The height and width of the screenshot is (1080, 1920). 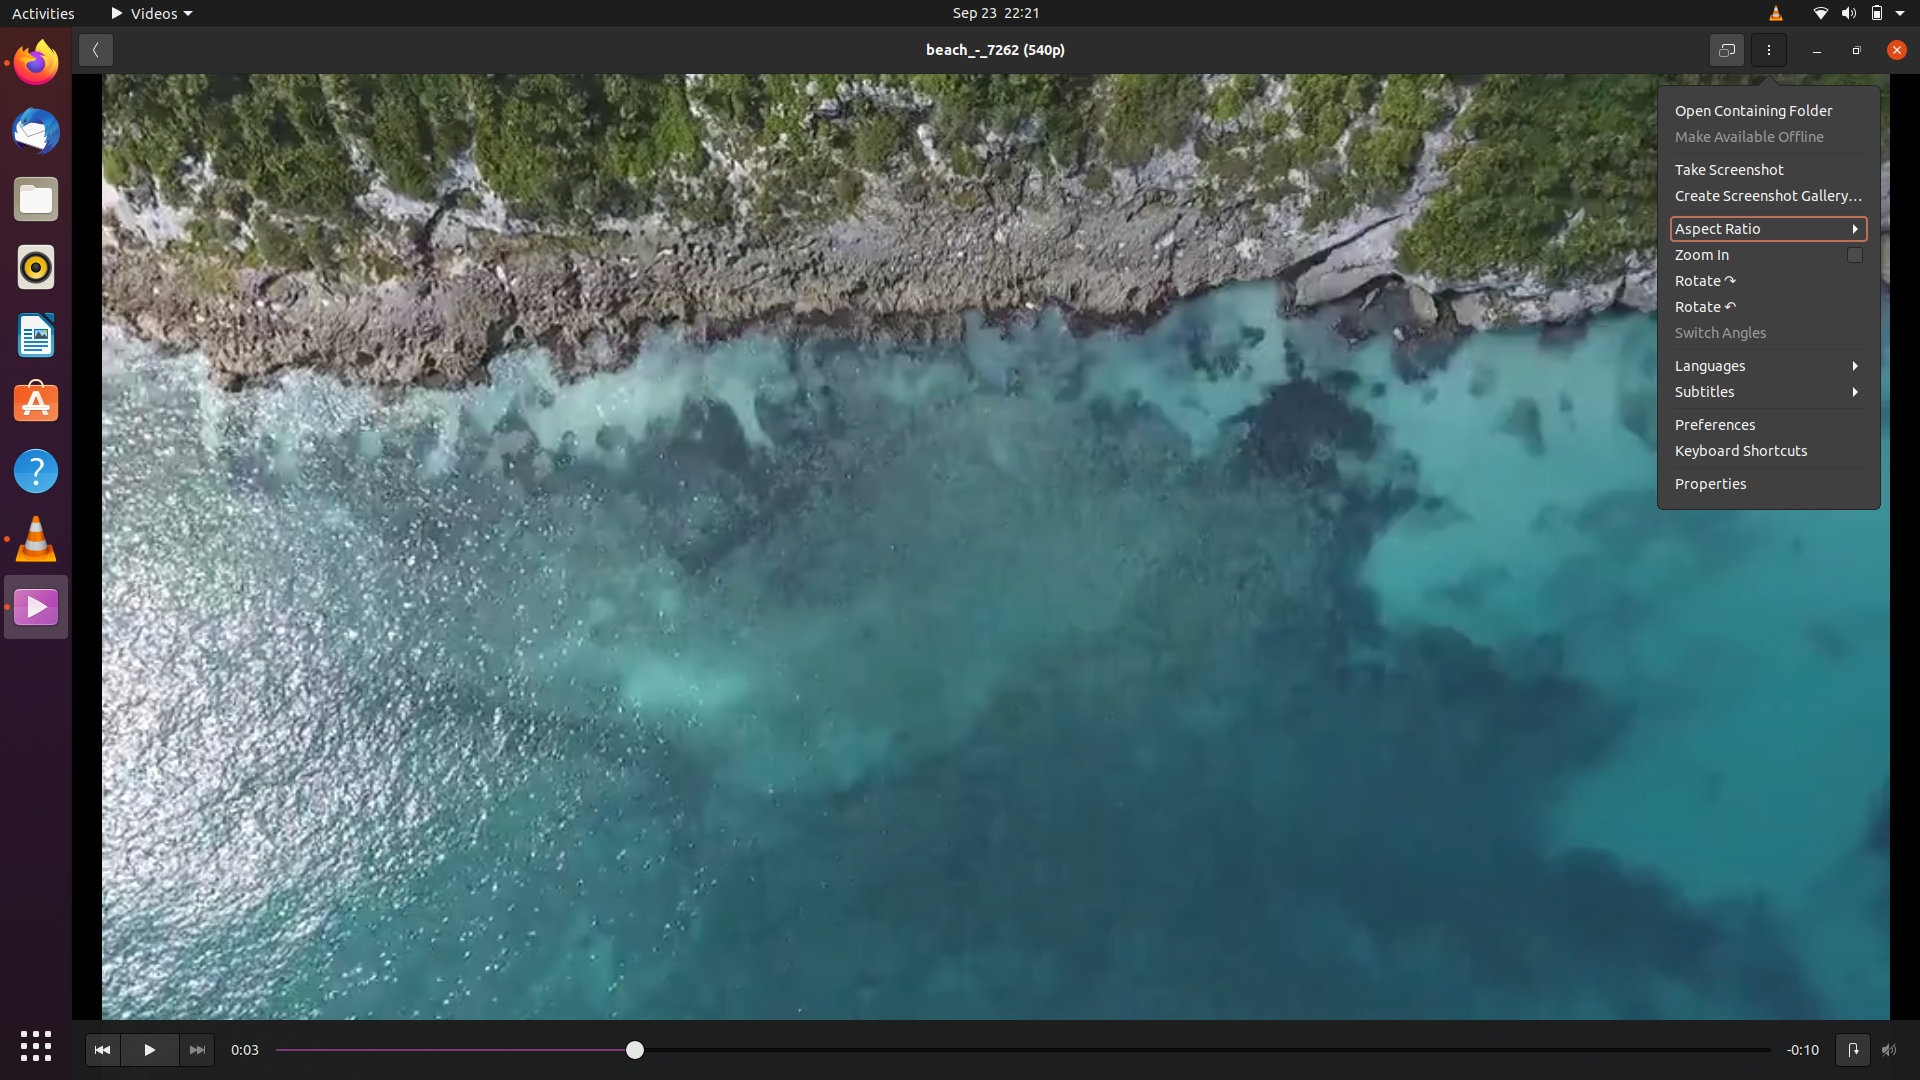 I want to click on the properties of the current video, so click(x=1771, y=485).